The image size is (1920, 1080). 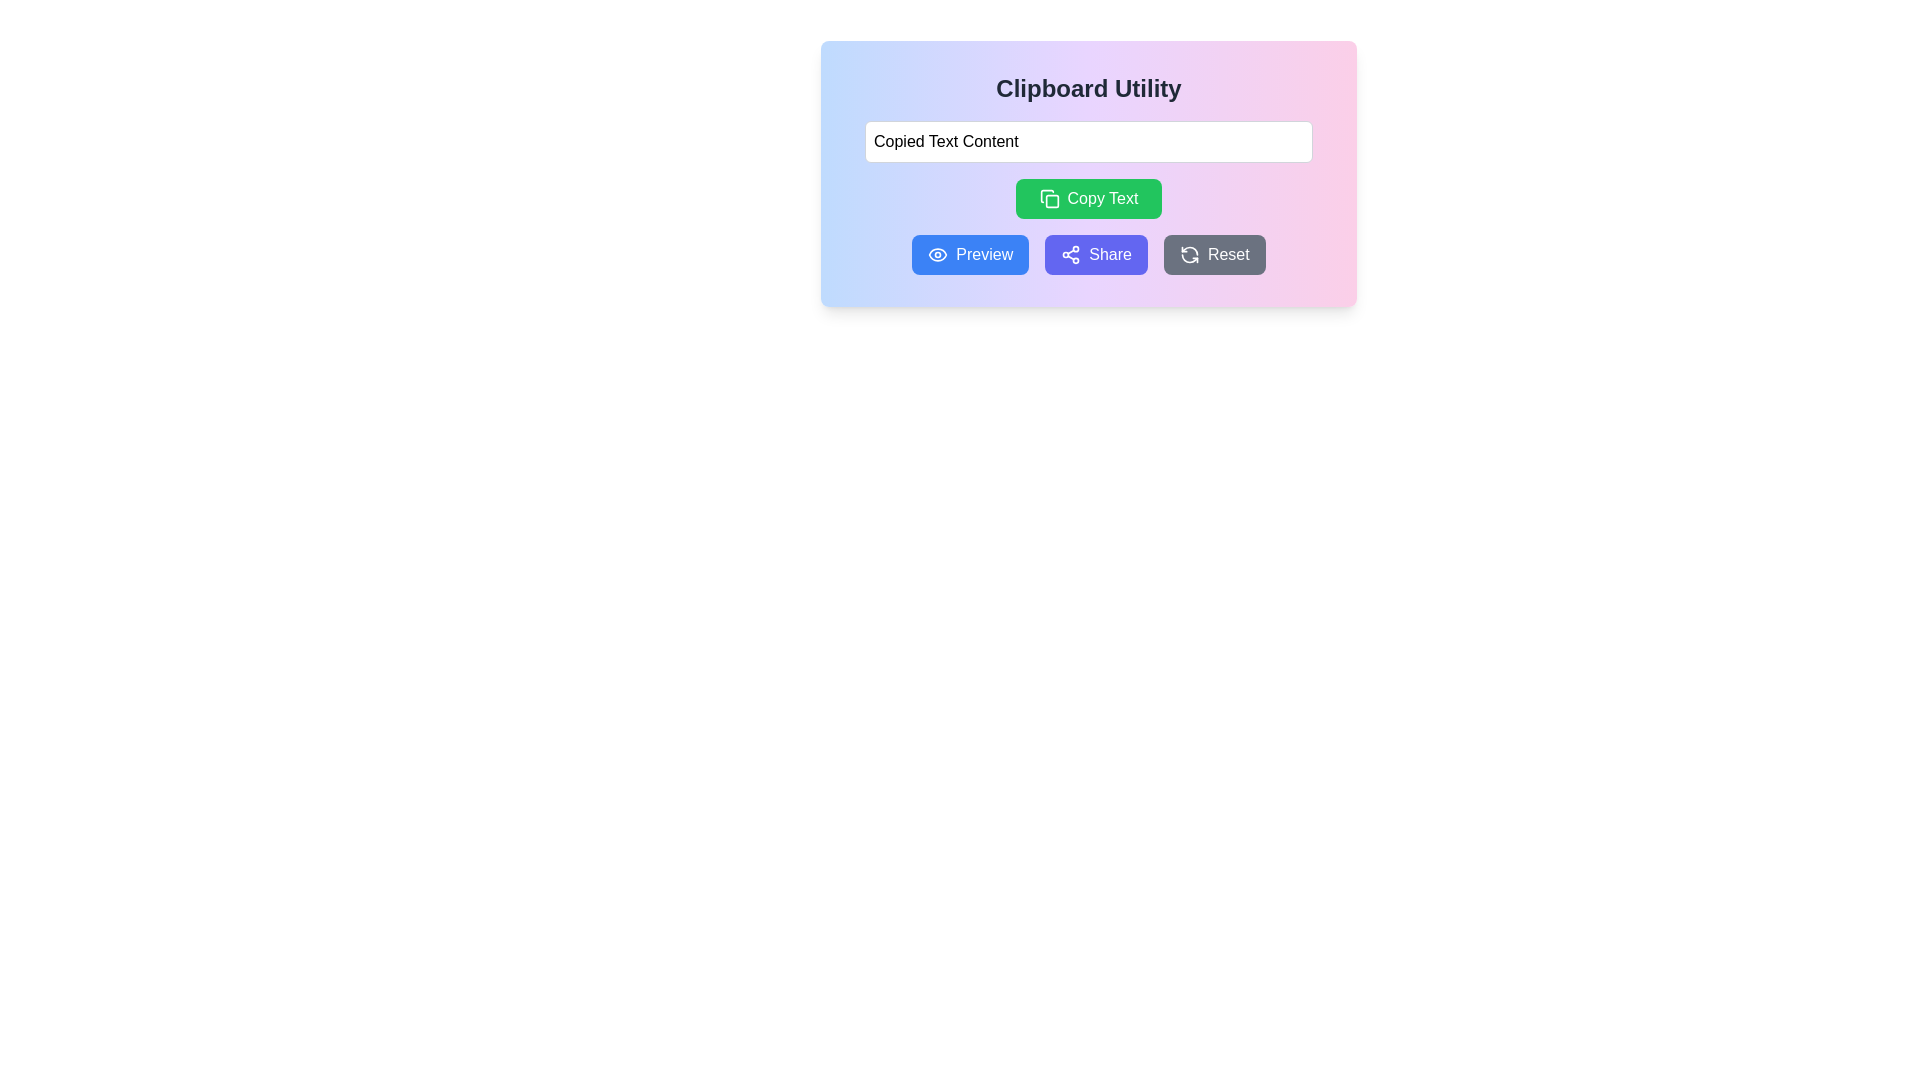 What do you see at coordinates (1095, 253) in the screenshot?
I see `the sharing button located between the 'Preview' and 'Reset' buttons in the center part of the interface` at bounding box center [1095, 253].